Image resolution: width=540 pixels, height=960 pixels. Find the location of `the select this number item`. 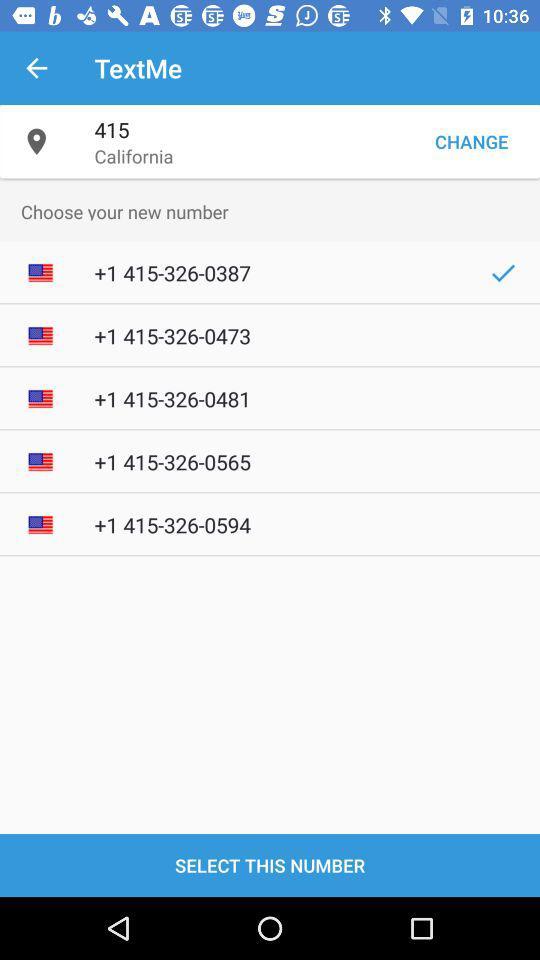

the select this number item is located at coordinates (270, 864).